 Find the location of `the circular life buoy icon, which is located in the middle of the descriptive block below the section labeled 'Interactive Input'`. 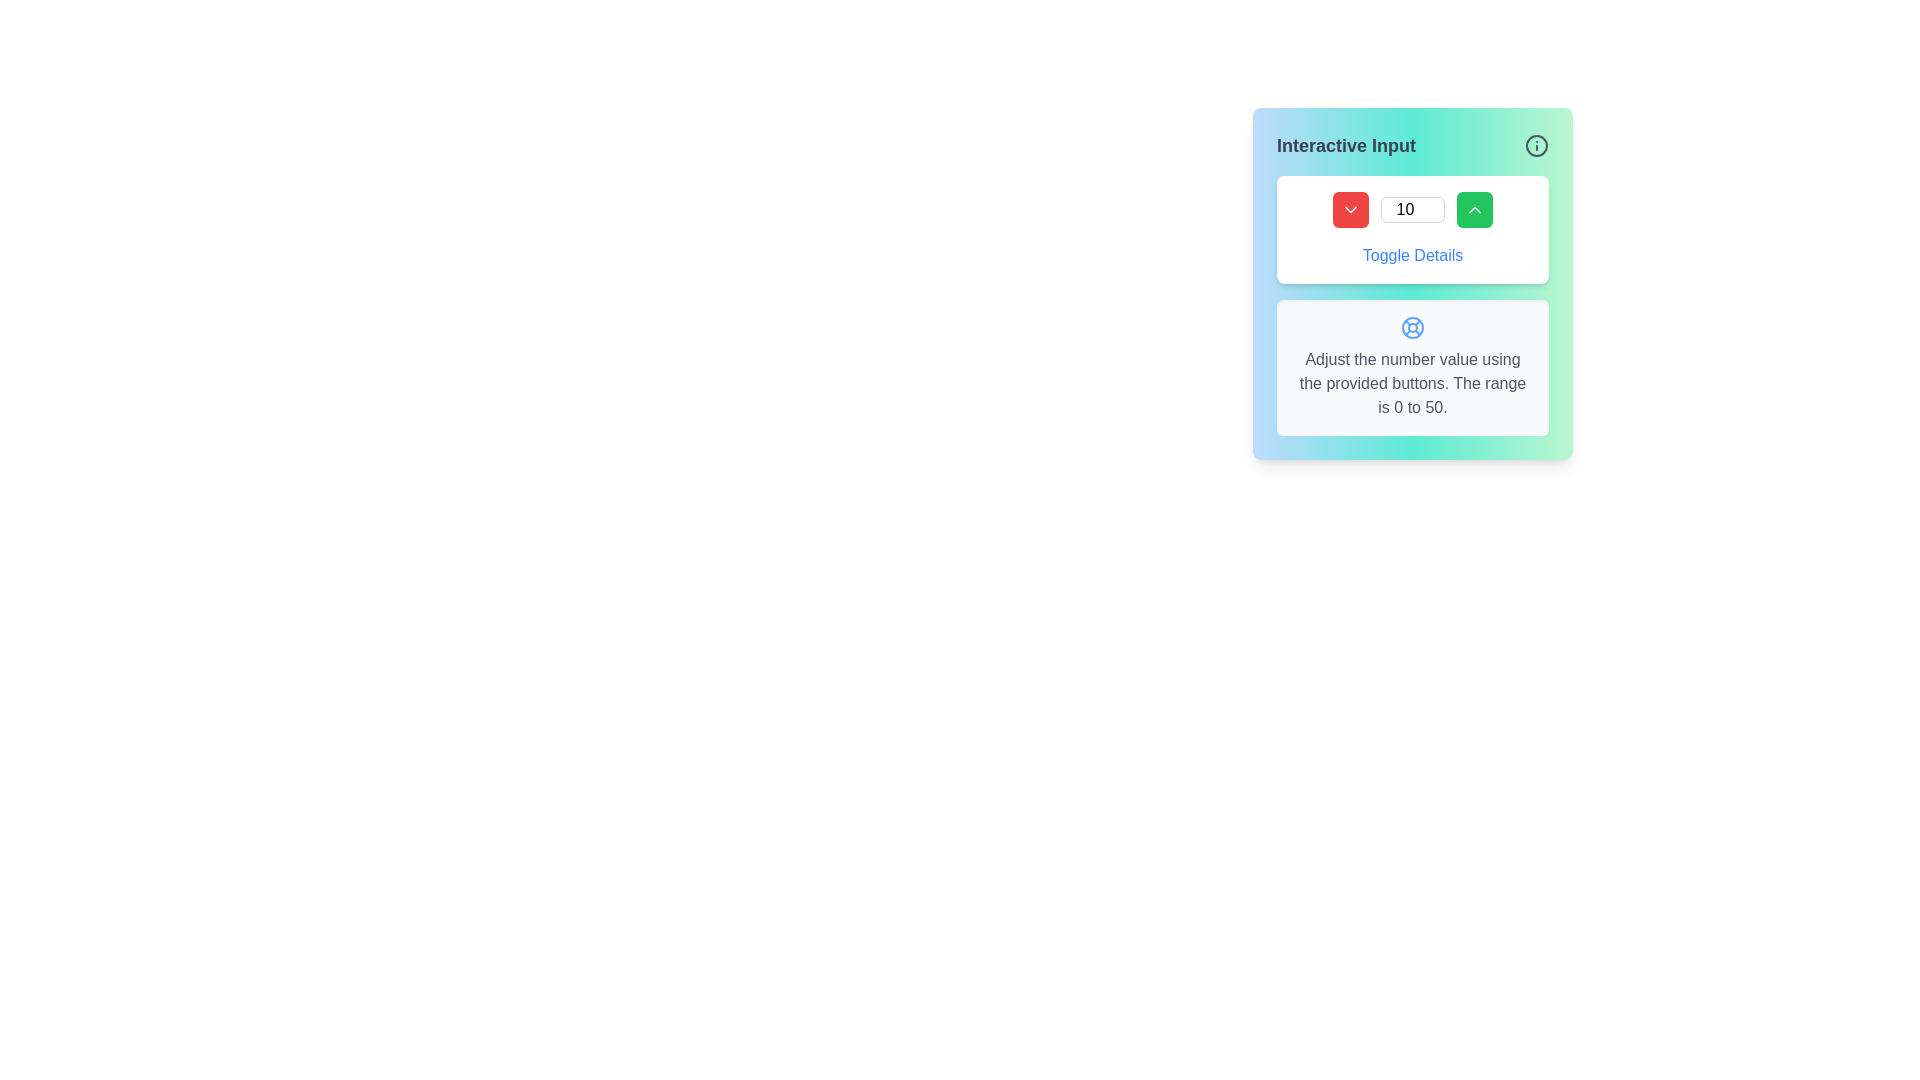

the circular life buoy icon, which is located in the middle of the descriptive block below the section labeled 'Interactive Input' is located at coordinates (1411, 326).